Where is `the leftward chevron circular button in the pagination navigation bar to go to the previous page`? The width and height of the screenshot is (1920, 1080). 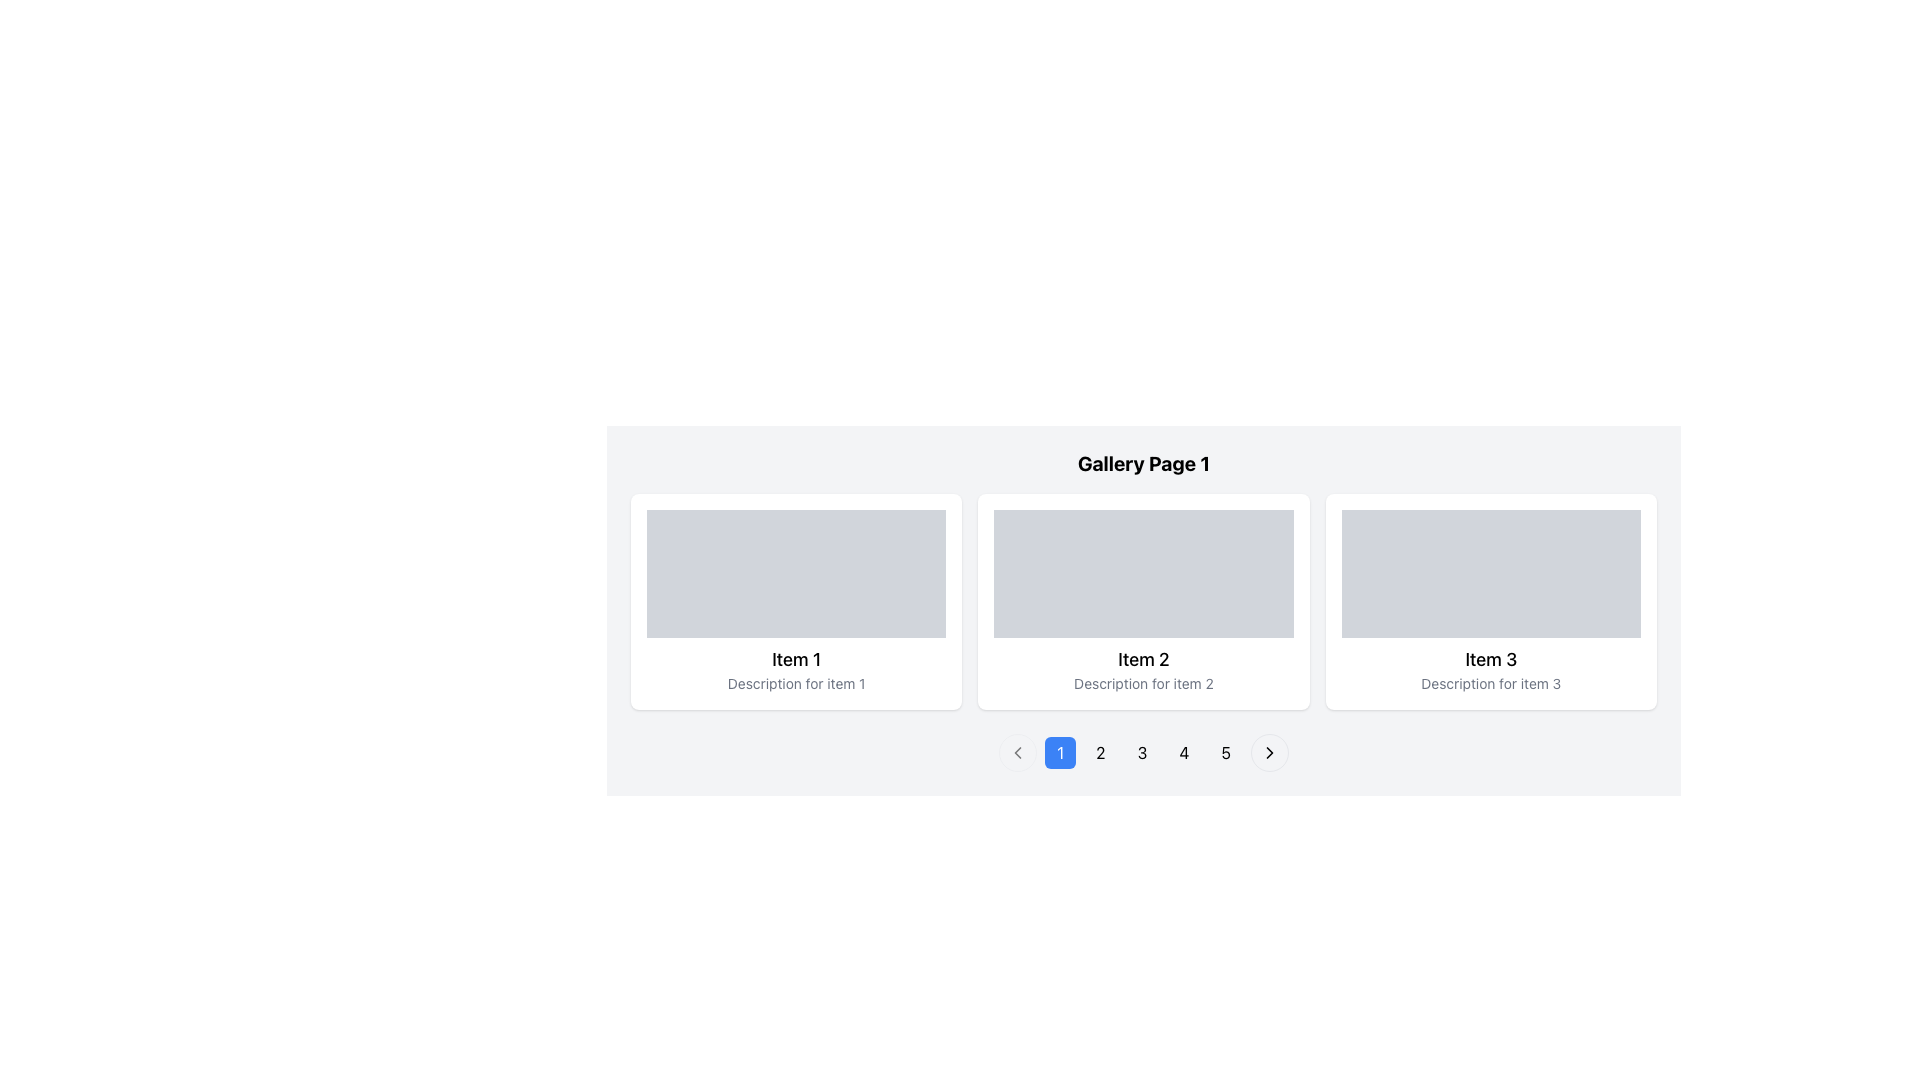 the leftward chevron circular button in the pagination navigation bar to go to the previous page is located at coordinates (1018, 752).